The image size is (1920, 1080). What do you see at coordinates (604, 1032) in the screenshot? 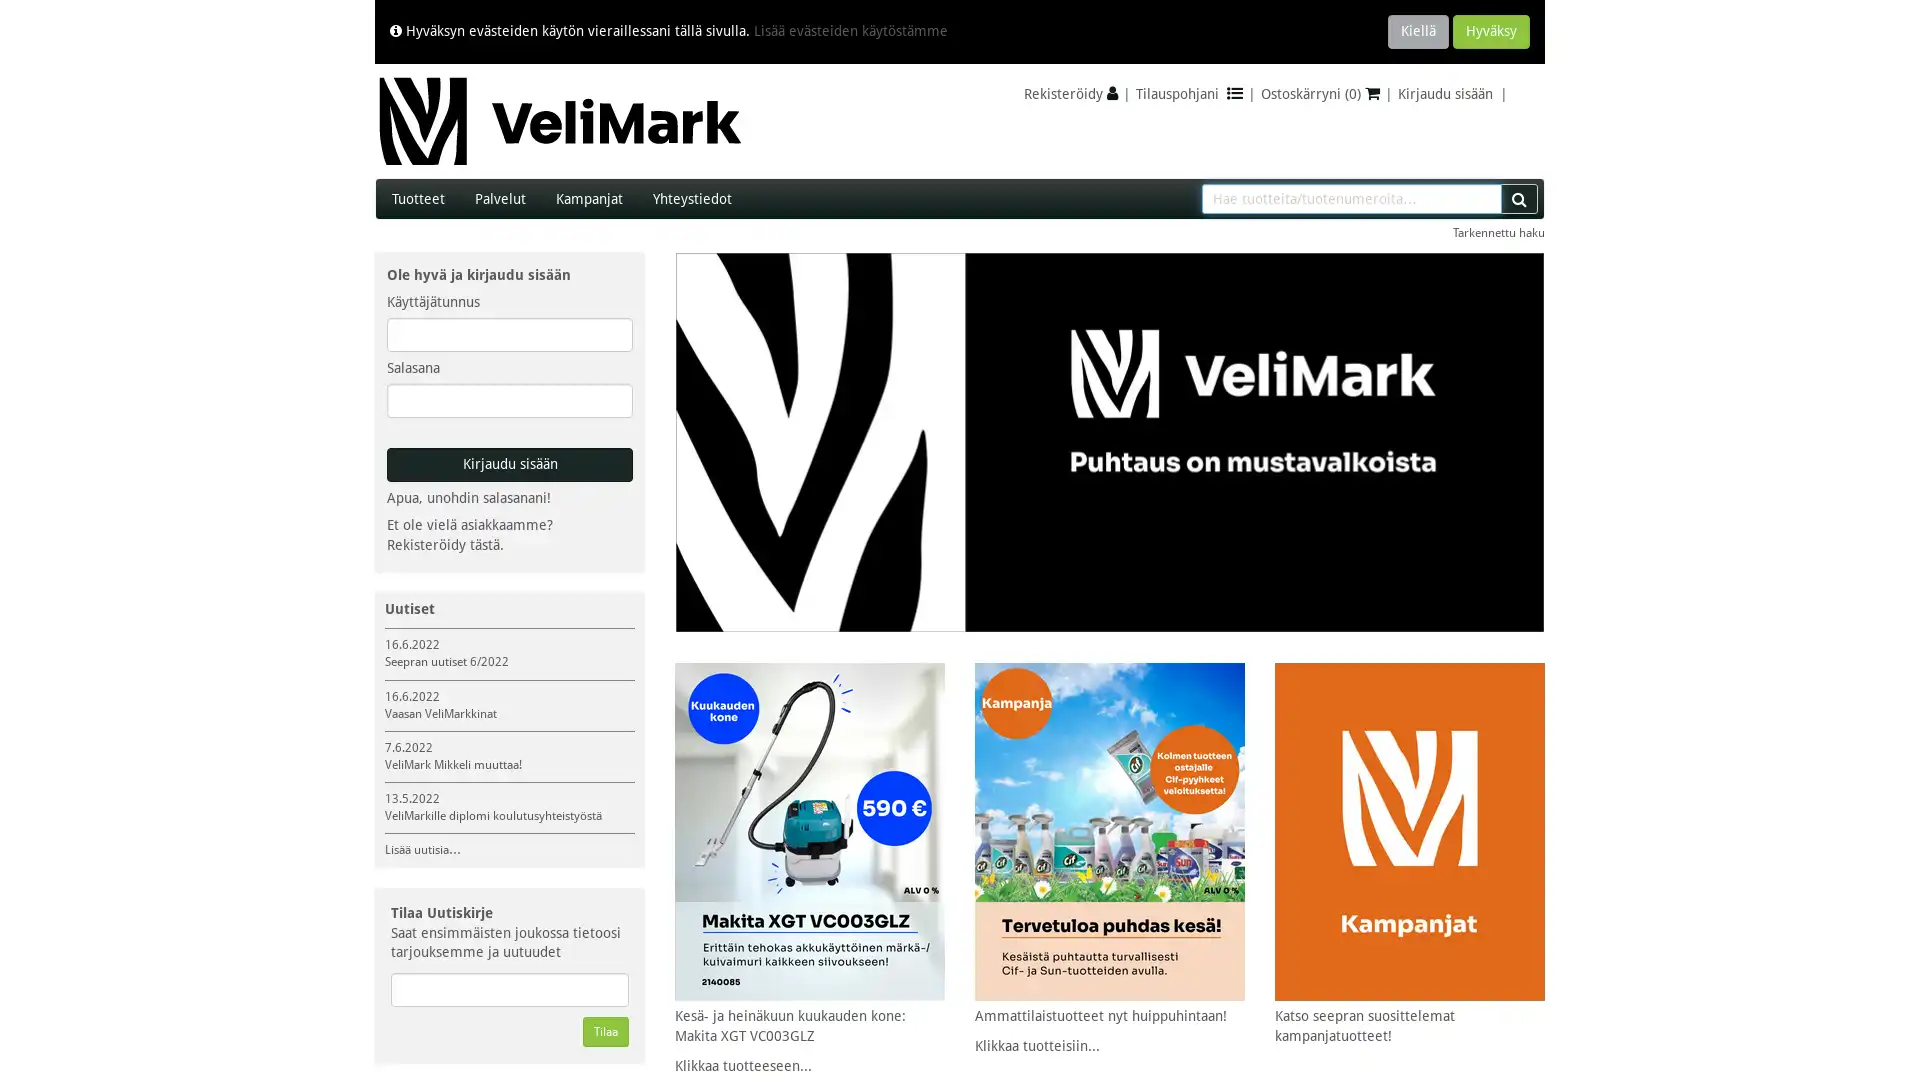
I see `Tilaa` at bounding box center [604, 1032].